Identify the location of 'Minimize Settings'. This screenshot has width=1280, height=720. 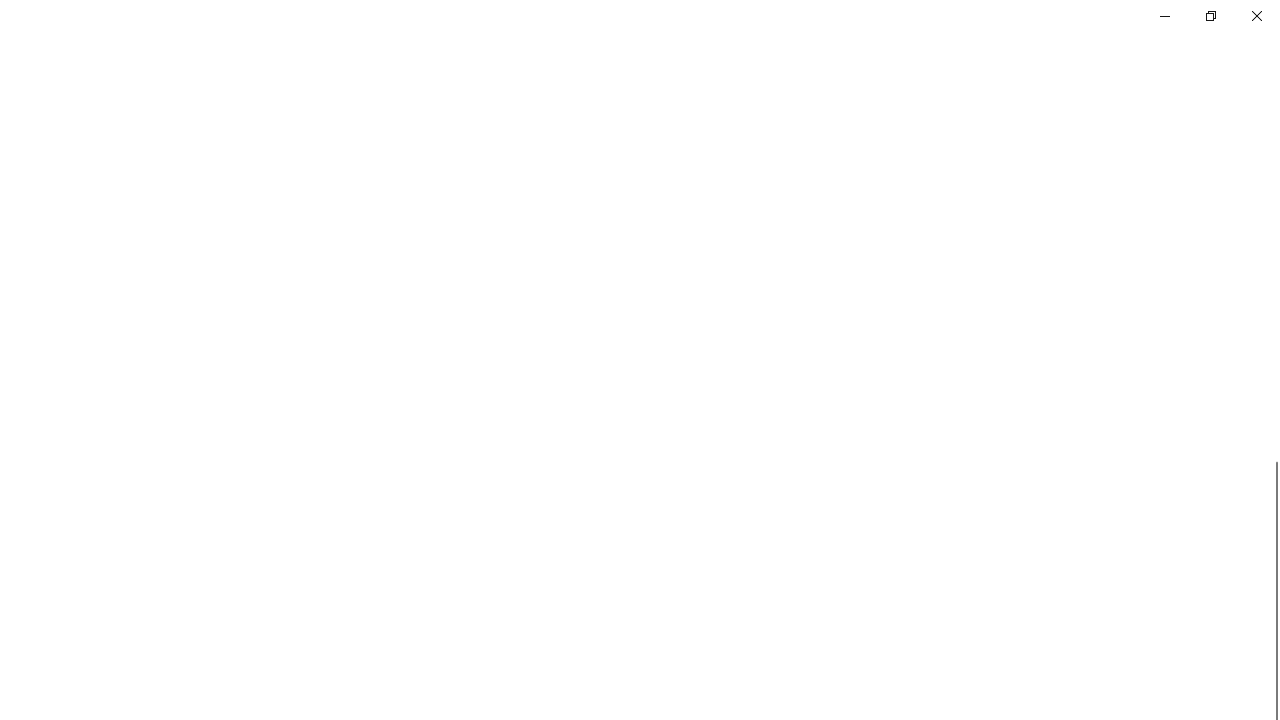
(1164, 15).